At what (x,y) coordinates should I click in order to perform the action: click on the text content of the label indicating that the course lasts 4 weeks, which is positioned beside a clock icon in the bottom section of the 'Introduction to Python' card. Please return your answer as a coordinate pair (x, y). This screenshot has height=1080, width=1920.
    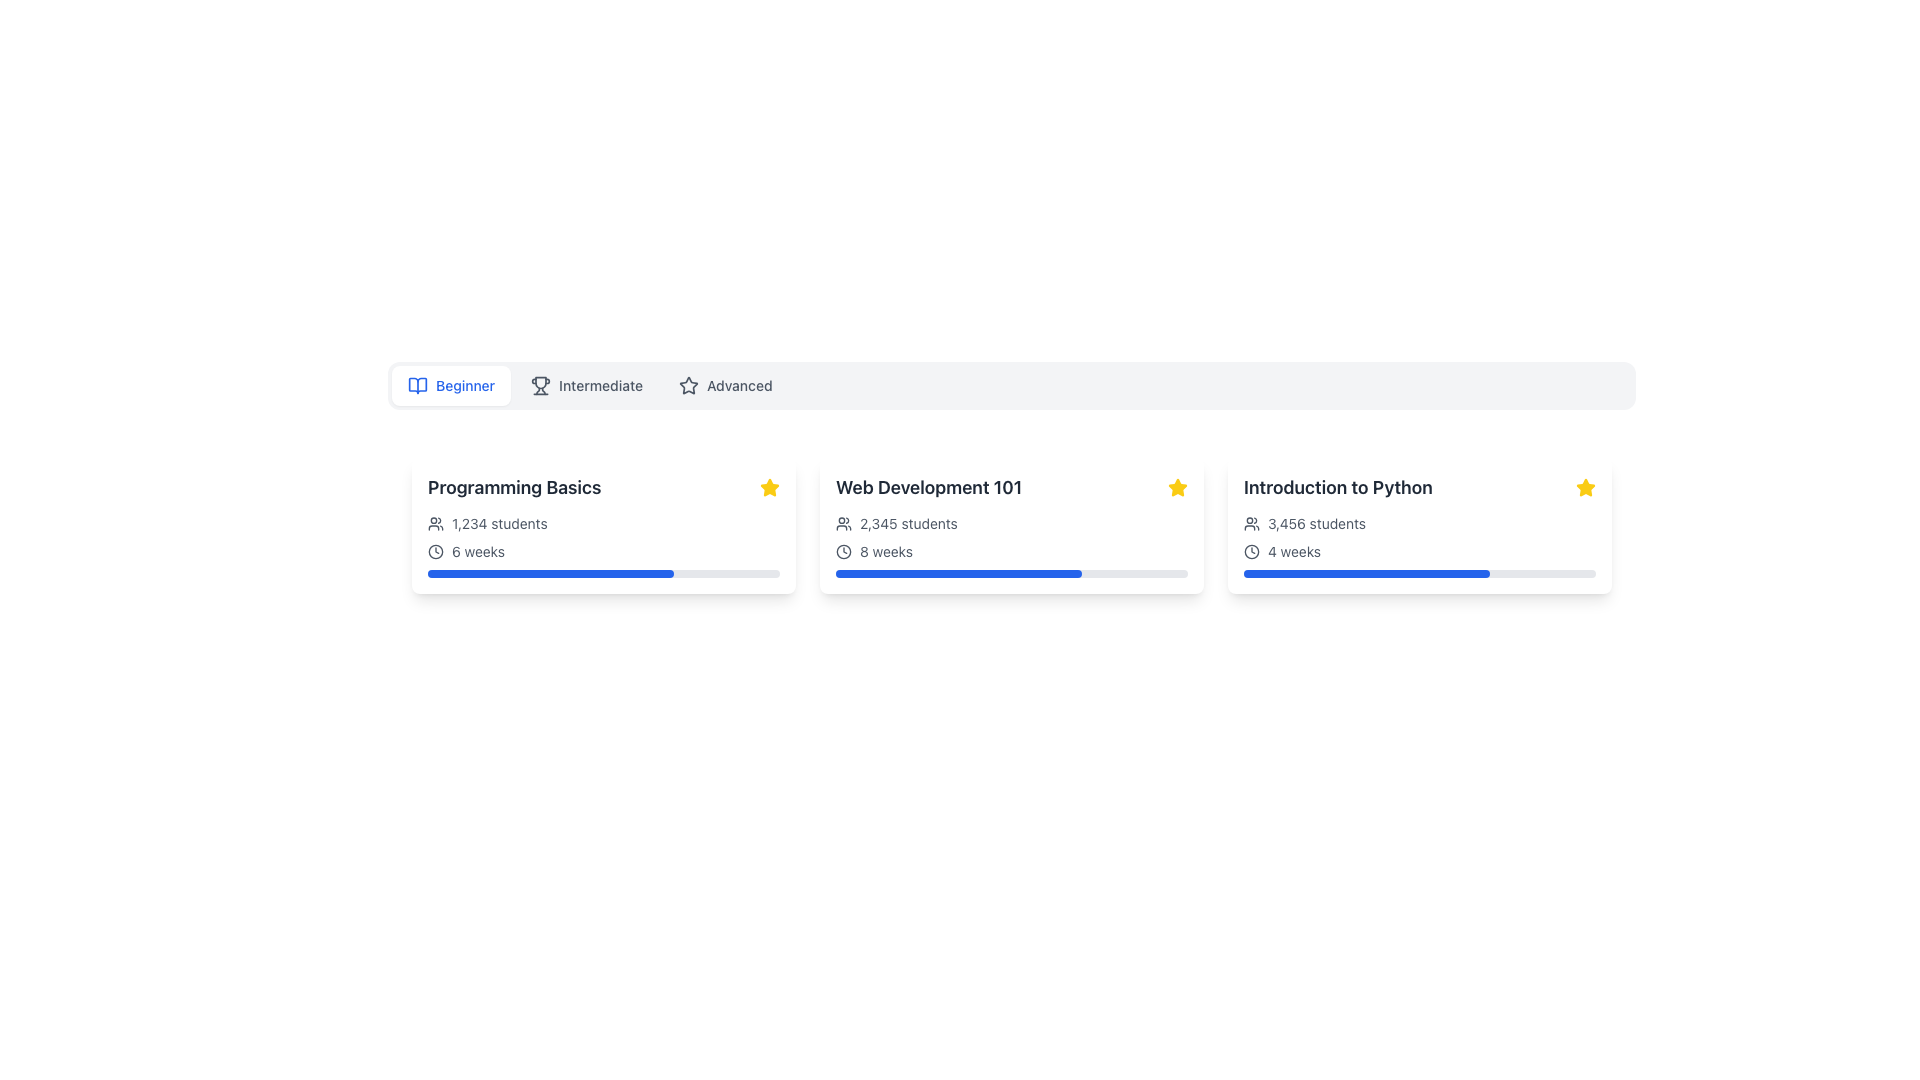
    Looking at the image, I should click on (1294, 551).